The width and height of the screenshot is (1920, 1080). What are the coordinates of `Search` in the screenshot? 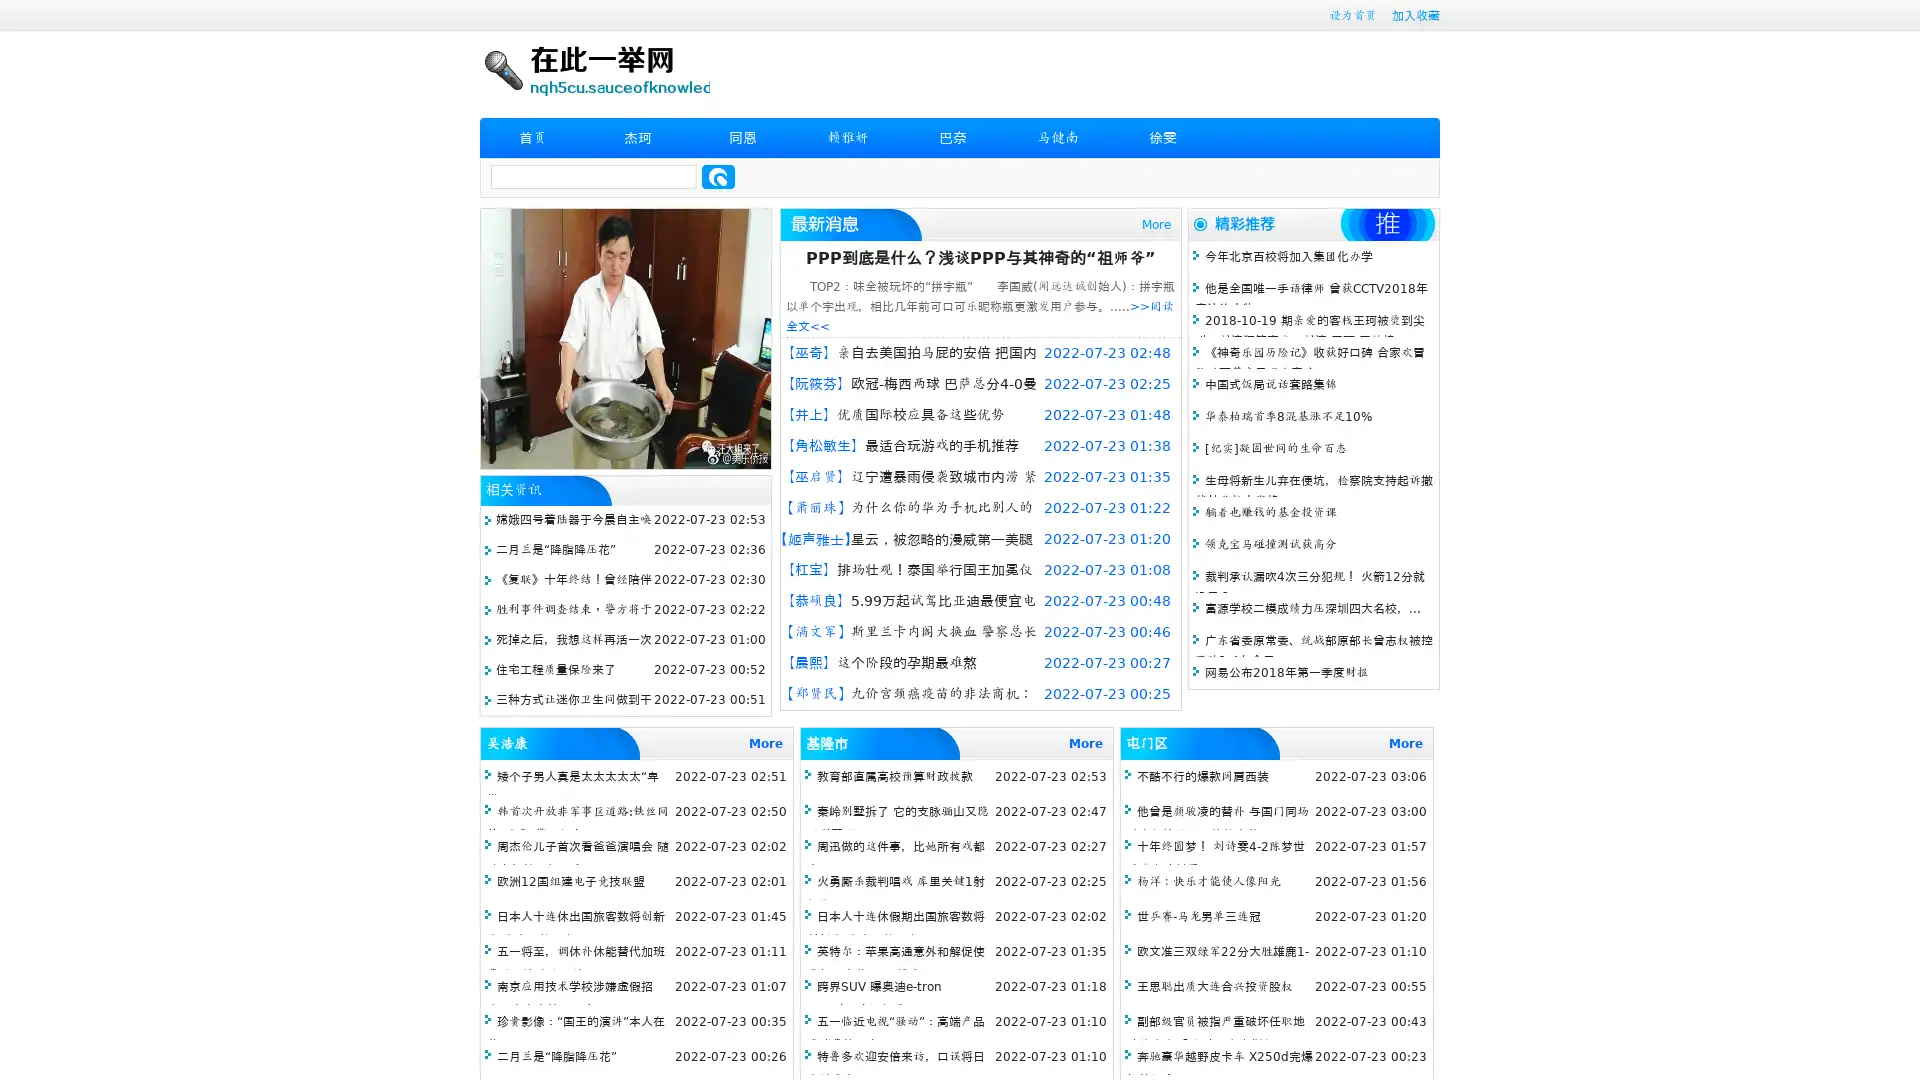 It's located at (718, 176).